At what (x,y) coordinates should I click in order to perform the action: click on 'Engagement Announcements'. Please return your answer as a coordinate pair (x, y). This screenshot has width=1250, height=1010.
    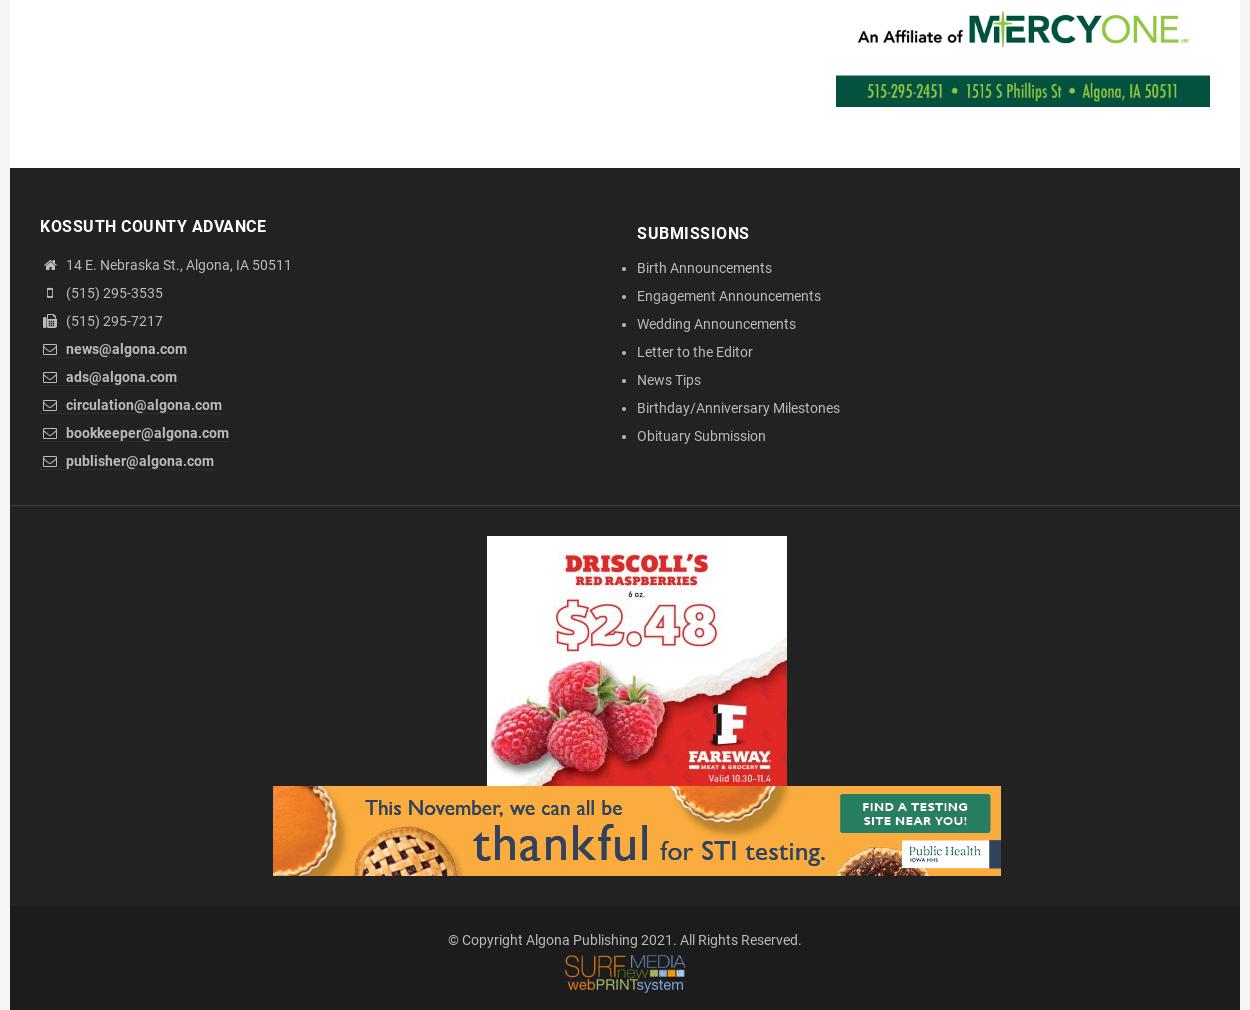
    Looking at the image, I should click on (728, 295).